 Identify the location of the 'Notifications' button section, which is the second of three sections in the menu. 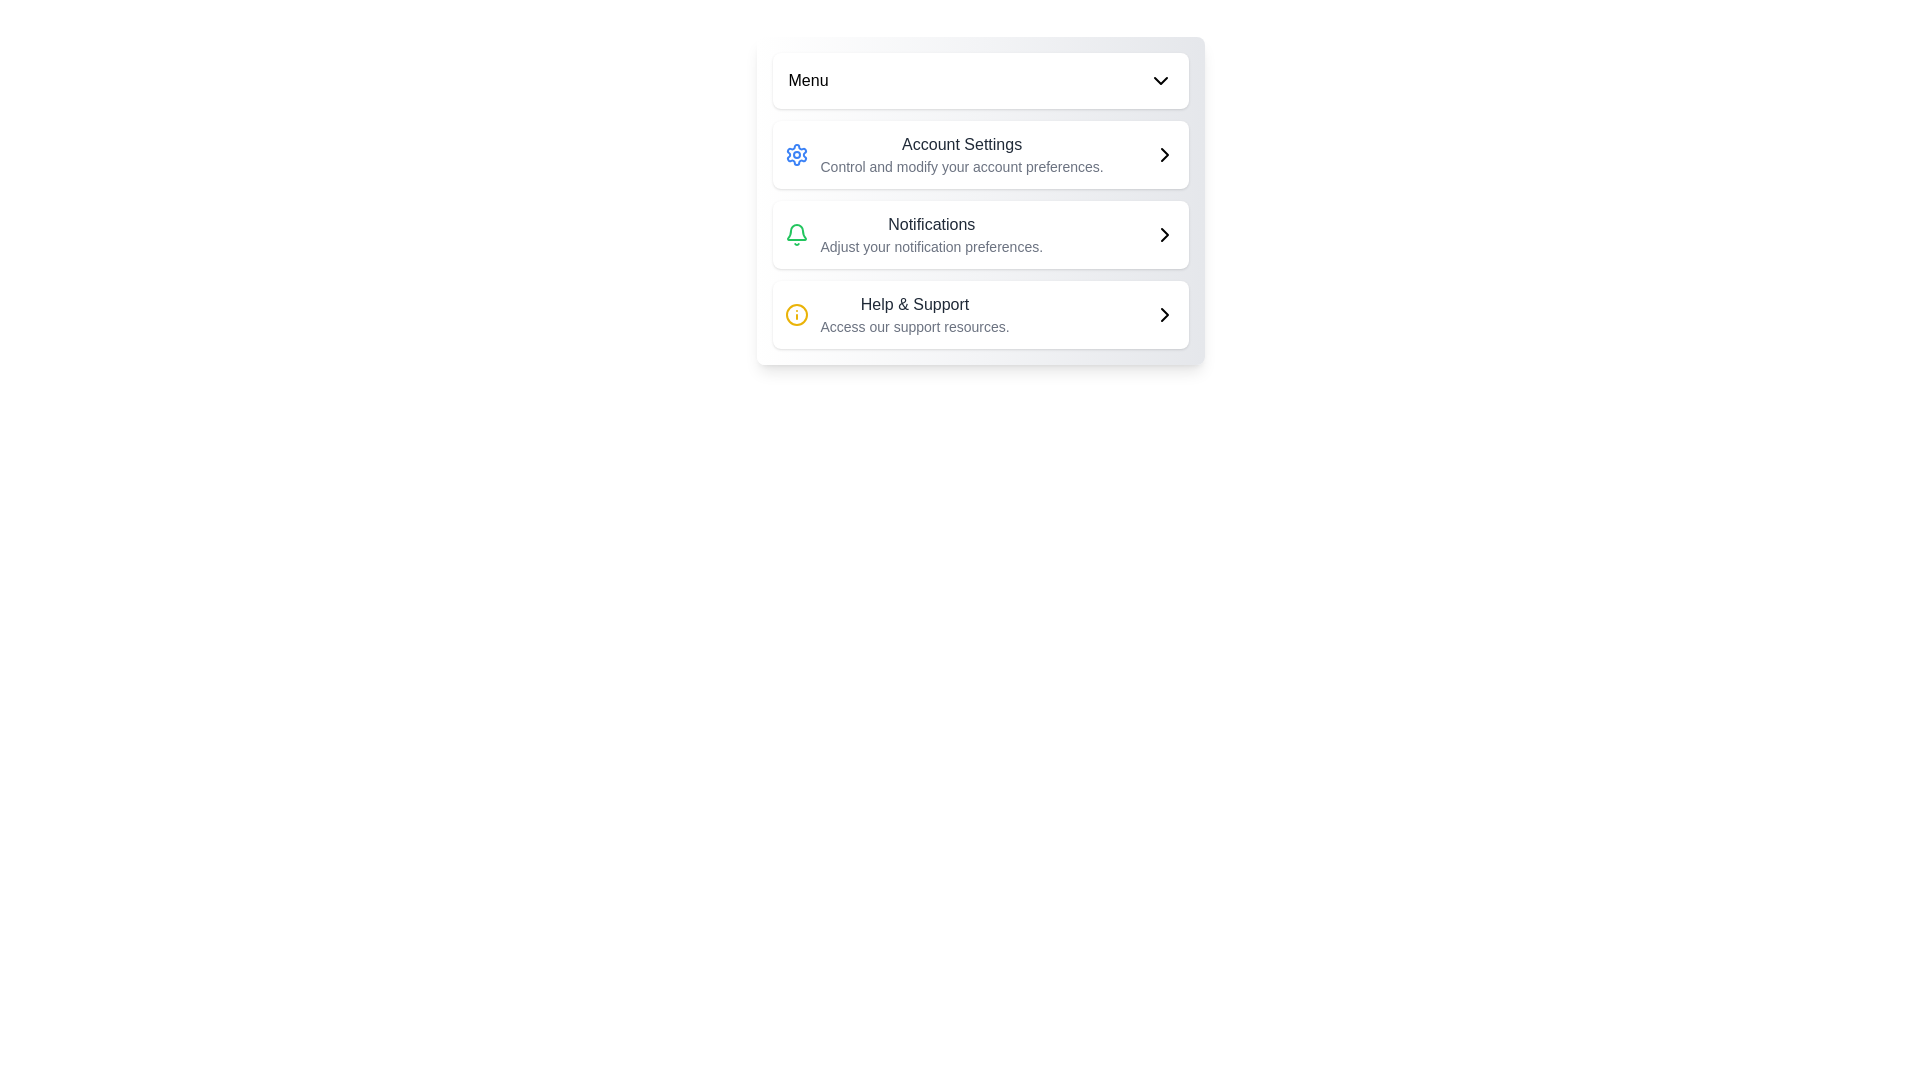
(980, 234).